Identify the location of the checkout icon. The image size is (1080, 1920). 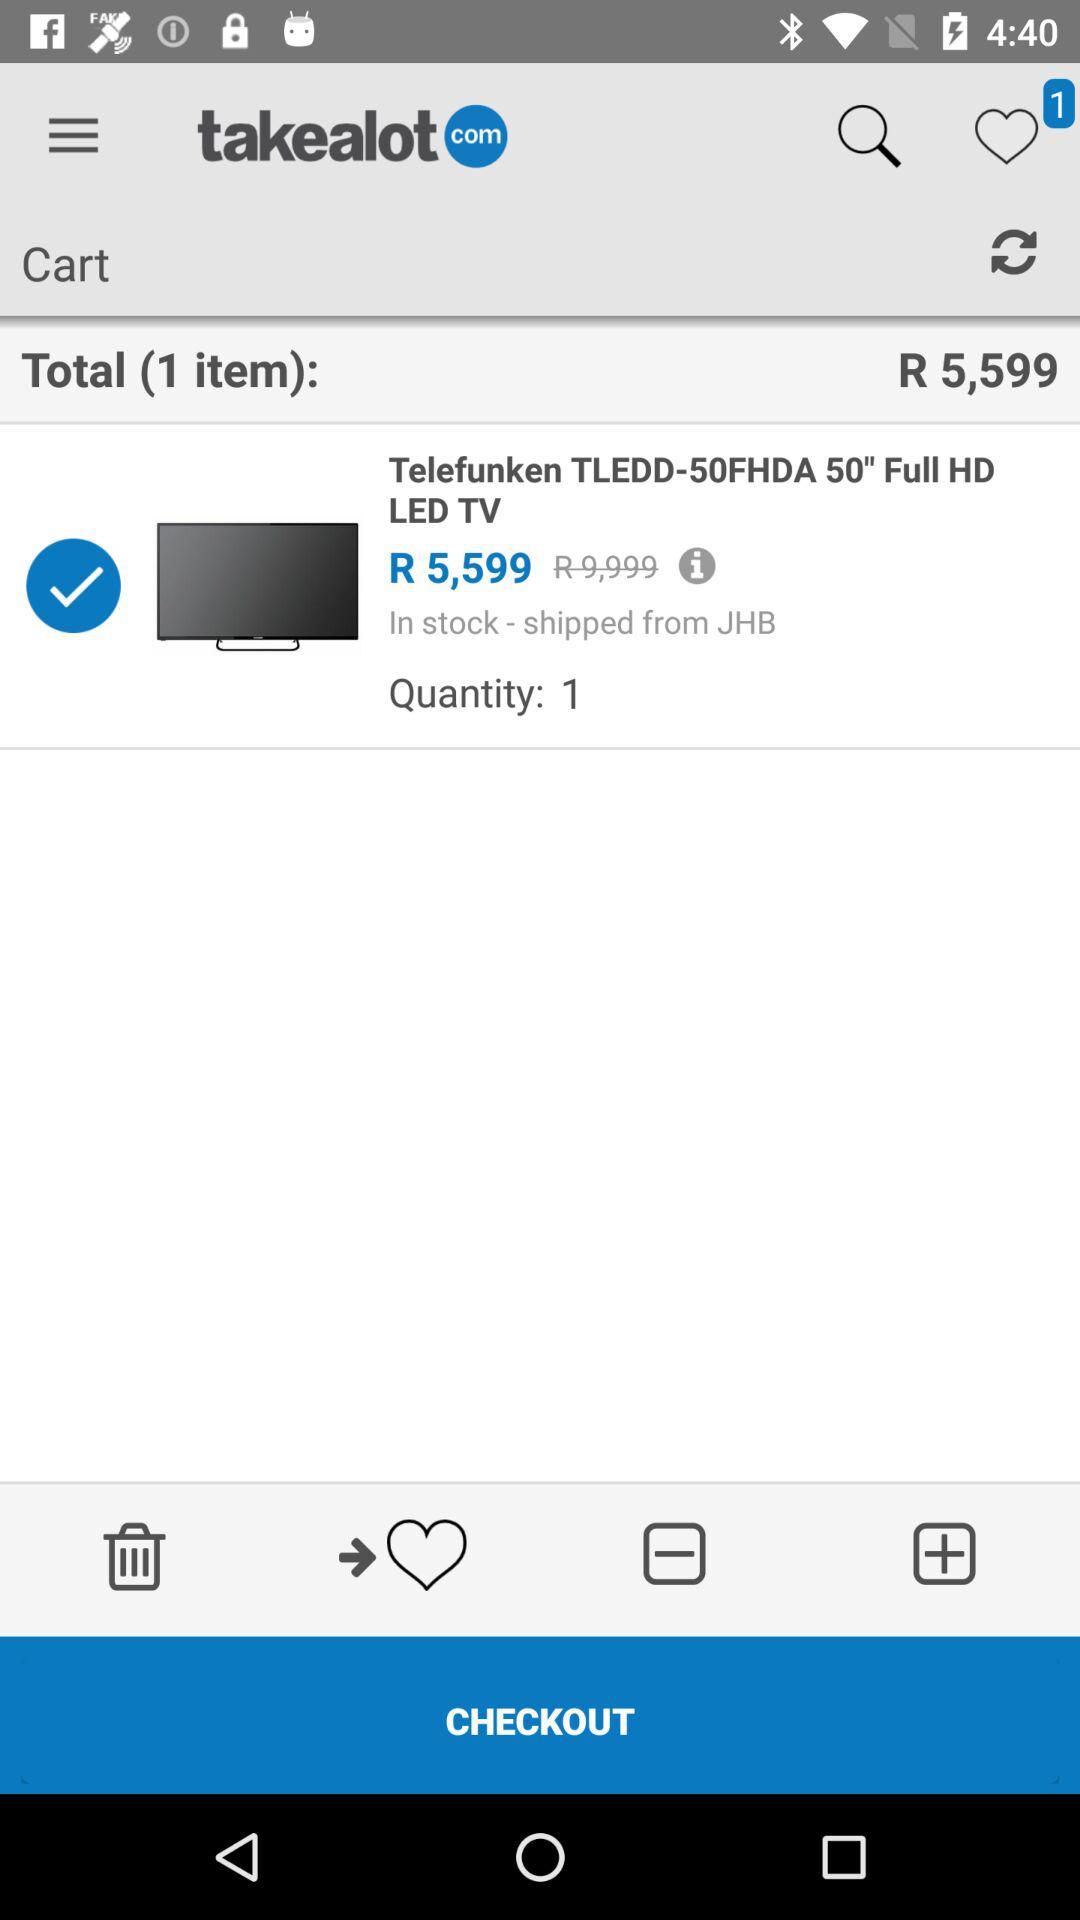
(540, 1719).